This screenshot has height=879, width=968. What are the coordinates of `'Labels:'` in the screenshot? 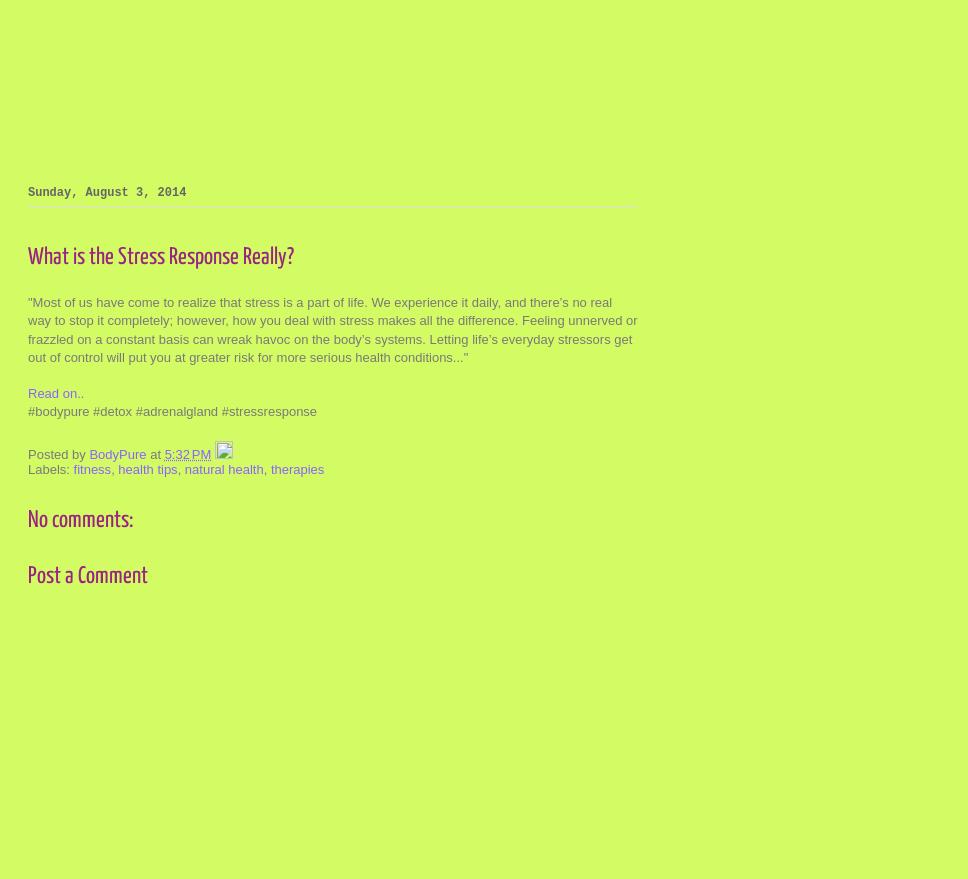 It's located at (49, 468).